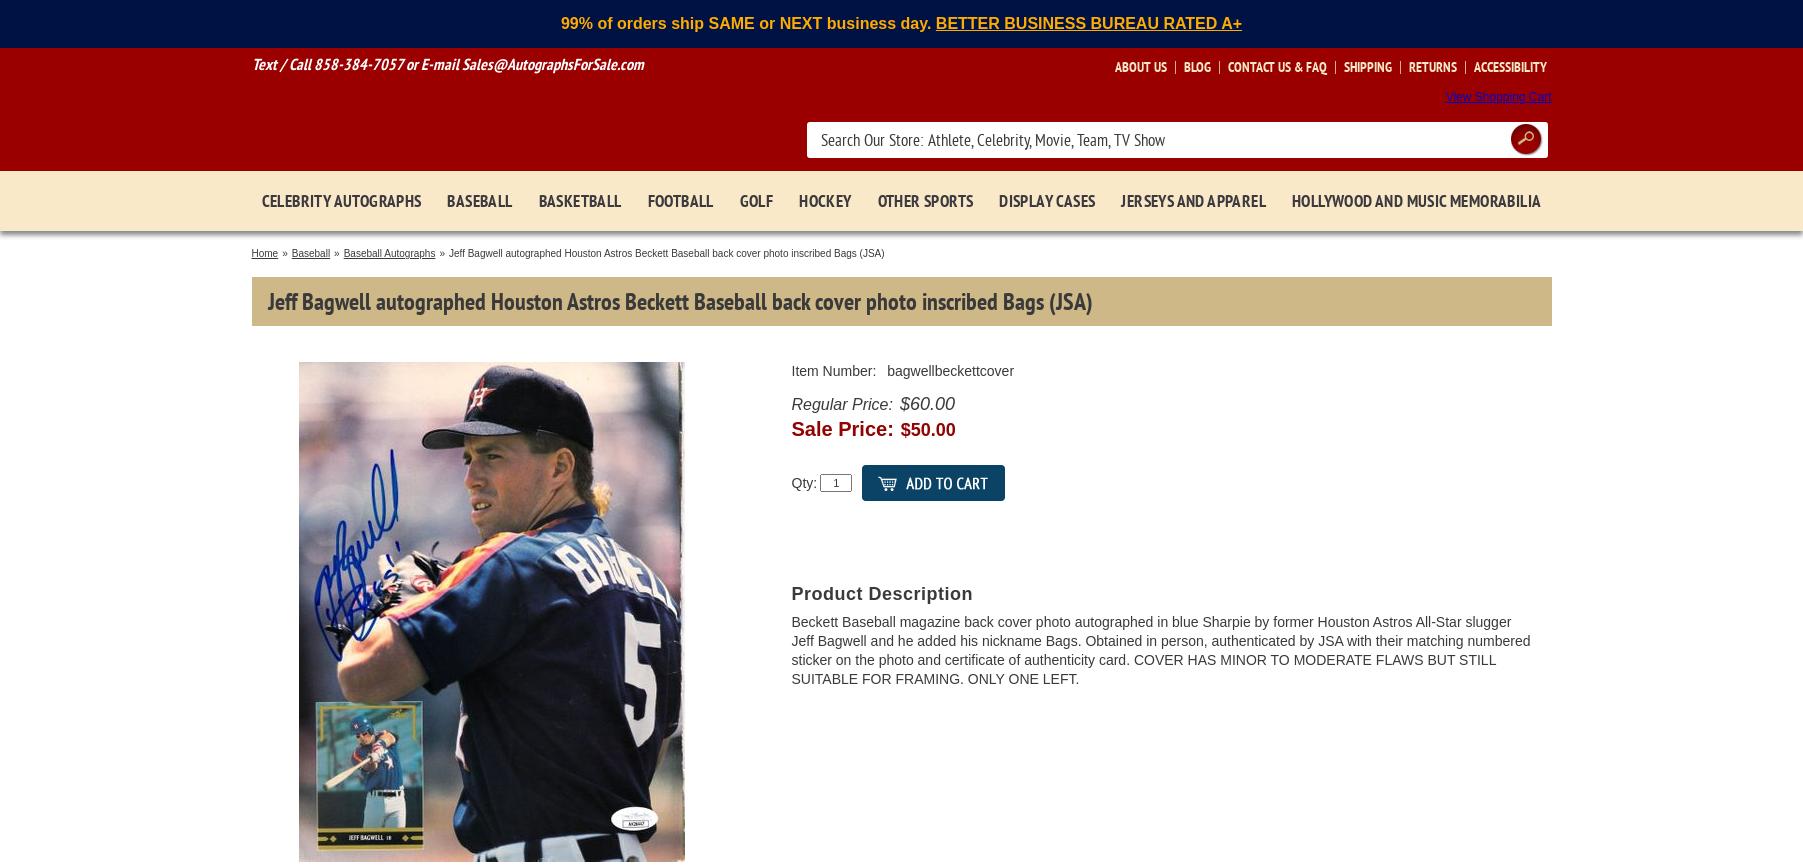  Describe the element at coordinates (356, 64) in the screenshot. I see `'858-384-7057'` at that location.